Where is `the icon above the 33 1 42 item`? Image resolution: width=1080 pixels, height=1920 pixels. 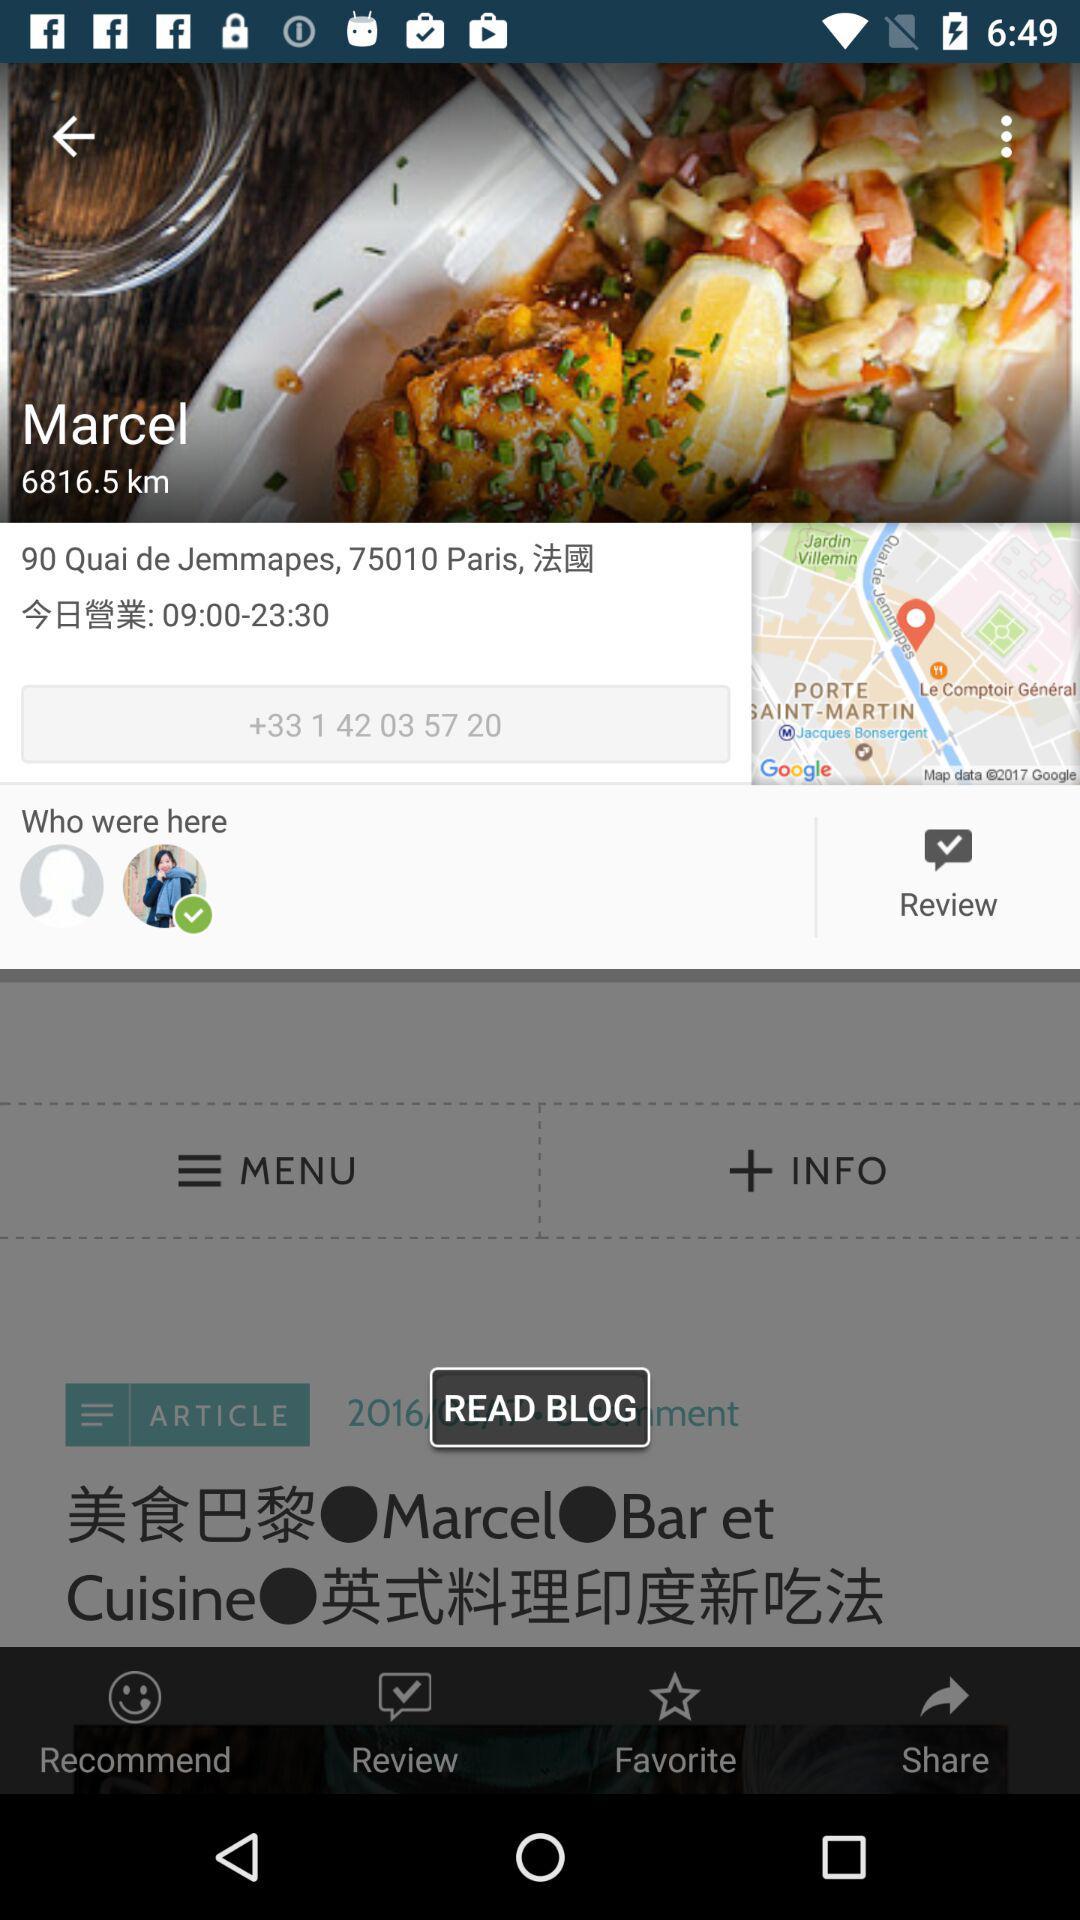
the icon above the 33 1 42 item is located at coordinates (375, 637).